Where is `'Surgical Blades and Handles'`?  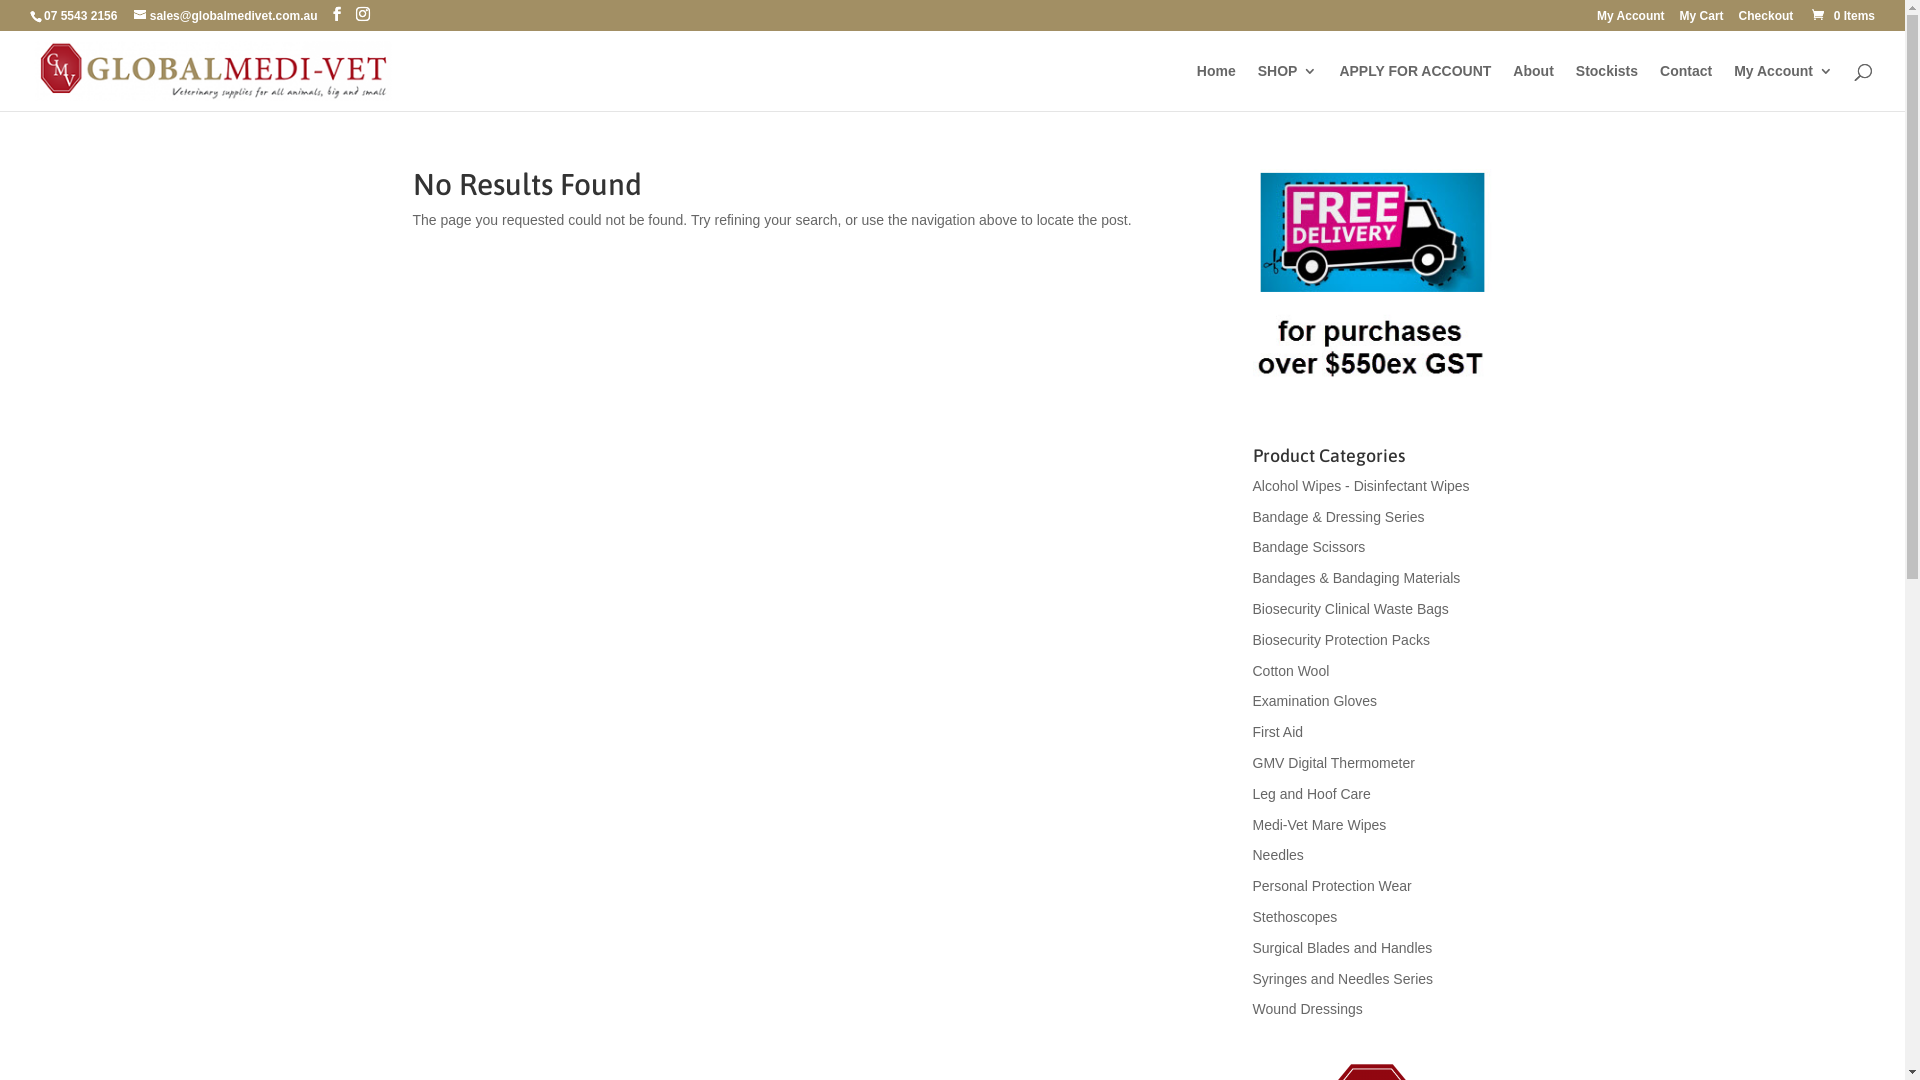 'Surgical Blades and Handles' is located at coordinates (1342, 947).